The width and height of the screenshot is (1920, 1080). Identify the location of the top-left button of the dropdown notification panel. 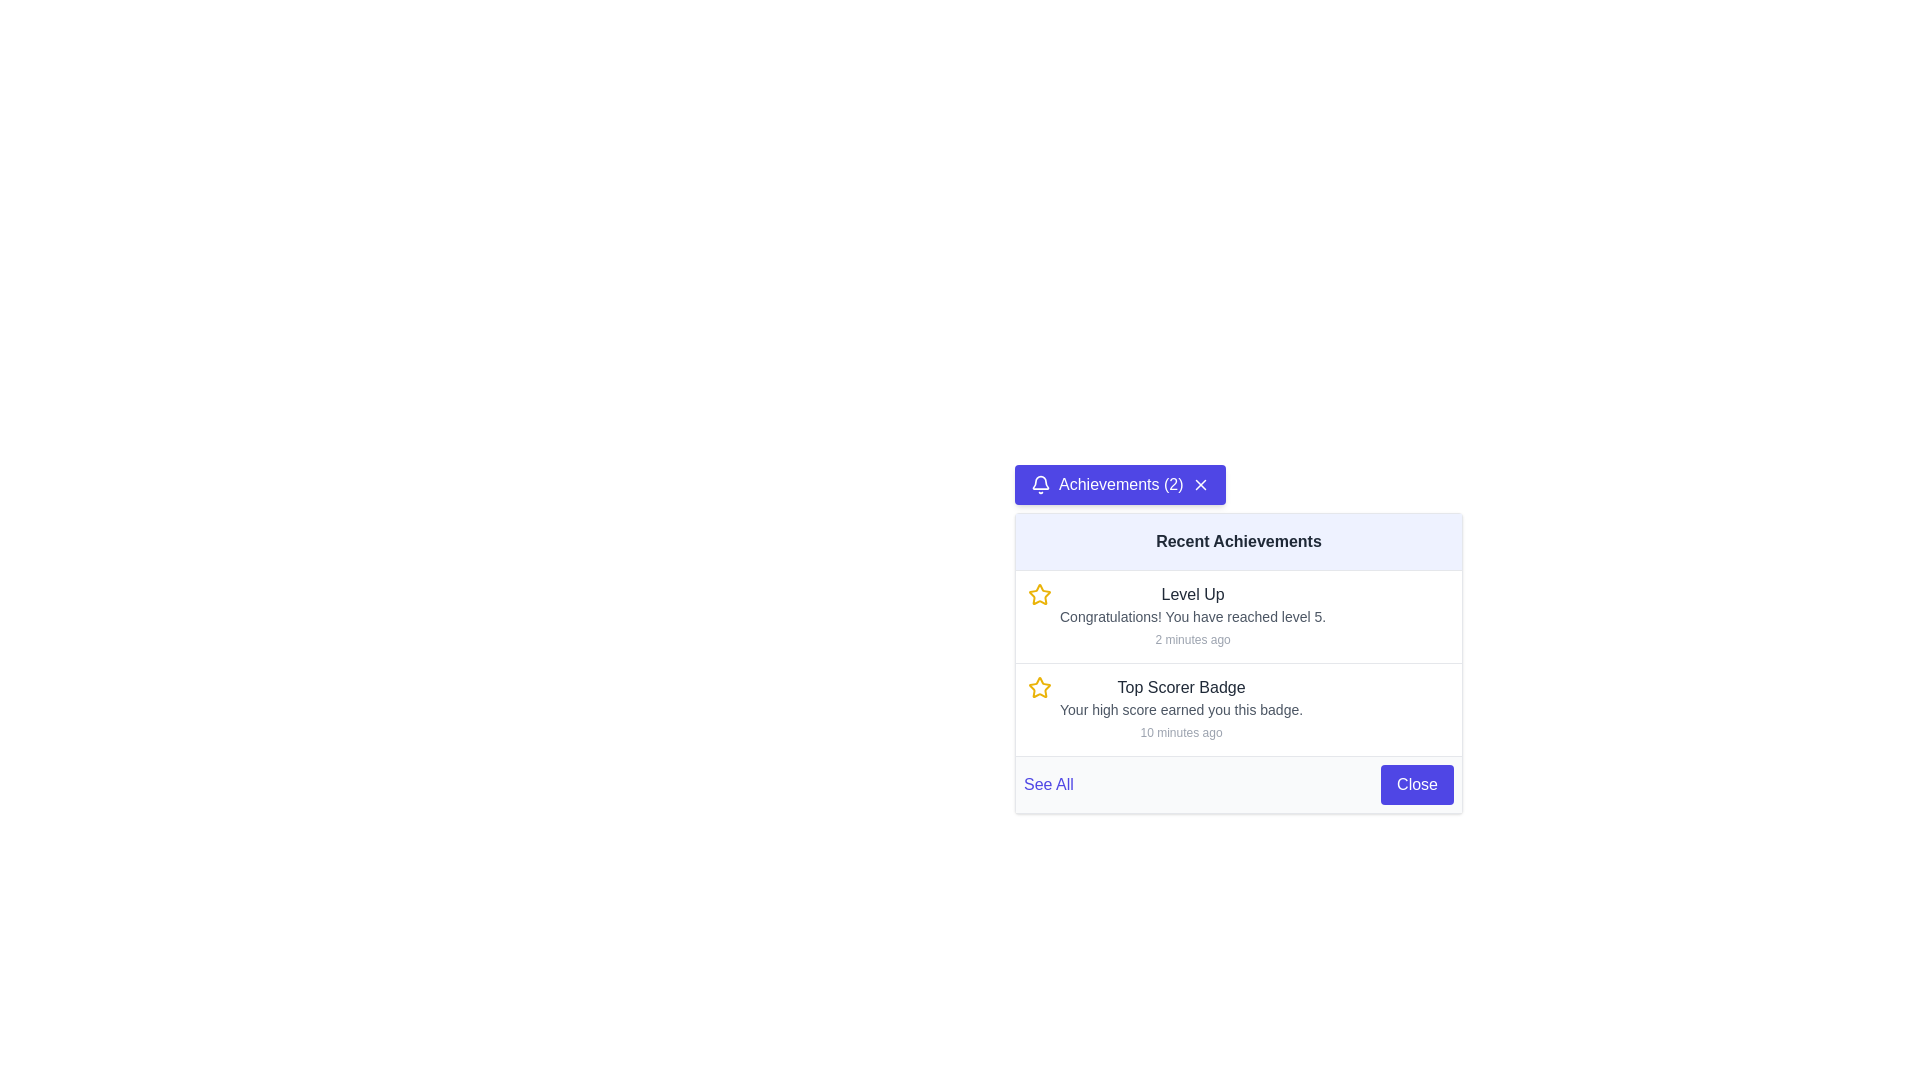
(1120, 485).